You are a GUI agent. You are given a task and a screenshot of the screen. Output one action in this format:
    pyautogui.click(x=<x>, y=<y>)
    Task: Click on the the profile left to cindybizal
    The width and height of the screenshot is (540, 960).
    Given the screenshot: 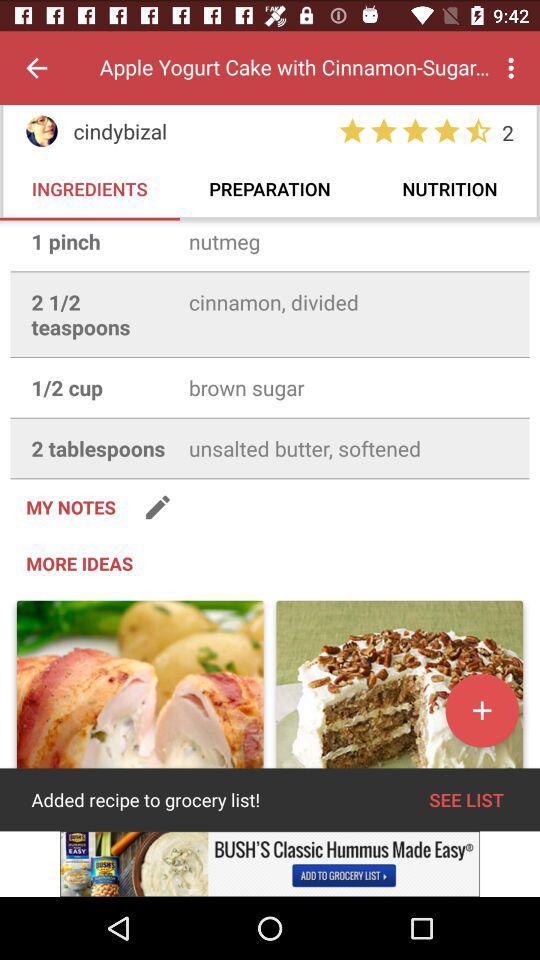 What is the action you would take?
    pyautogui.click(x=42, y=130)
    